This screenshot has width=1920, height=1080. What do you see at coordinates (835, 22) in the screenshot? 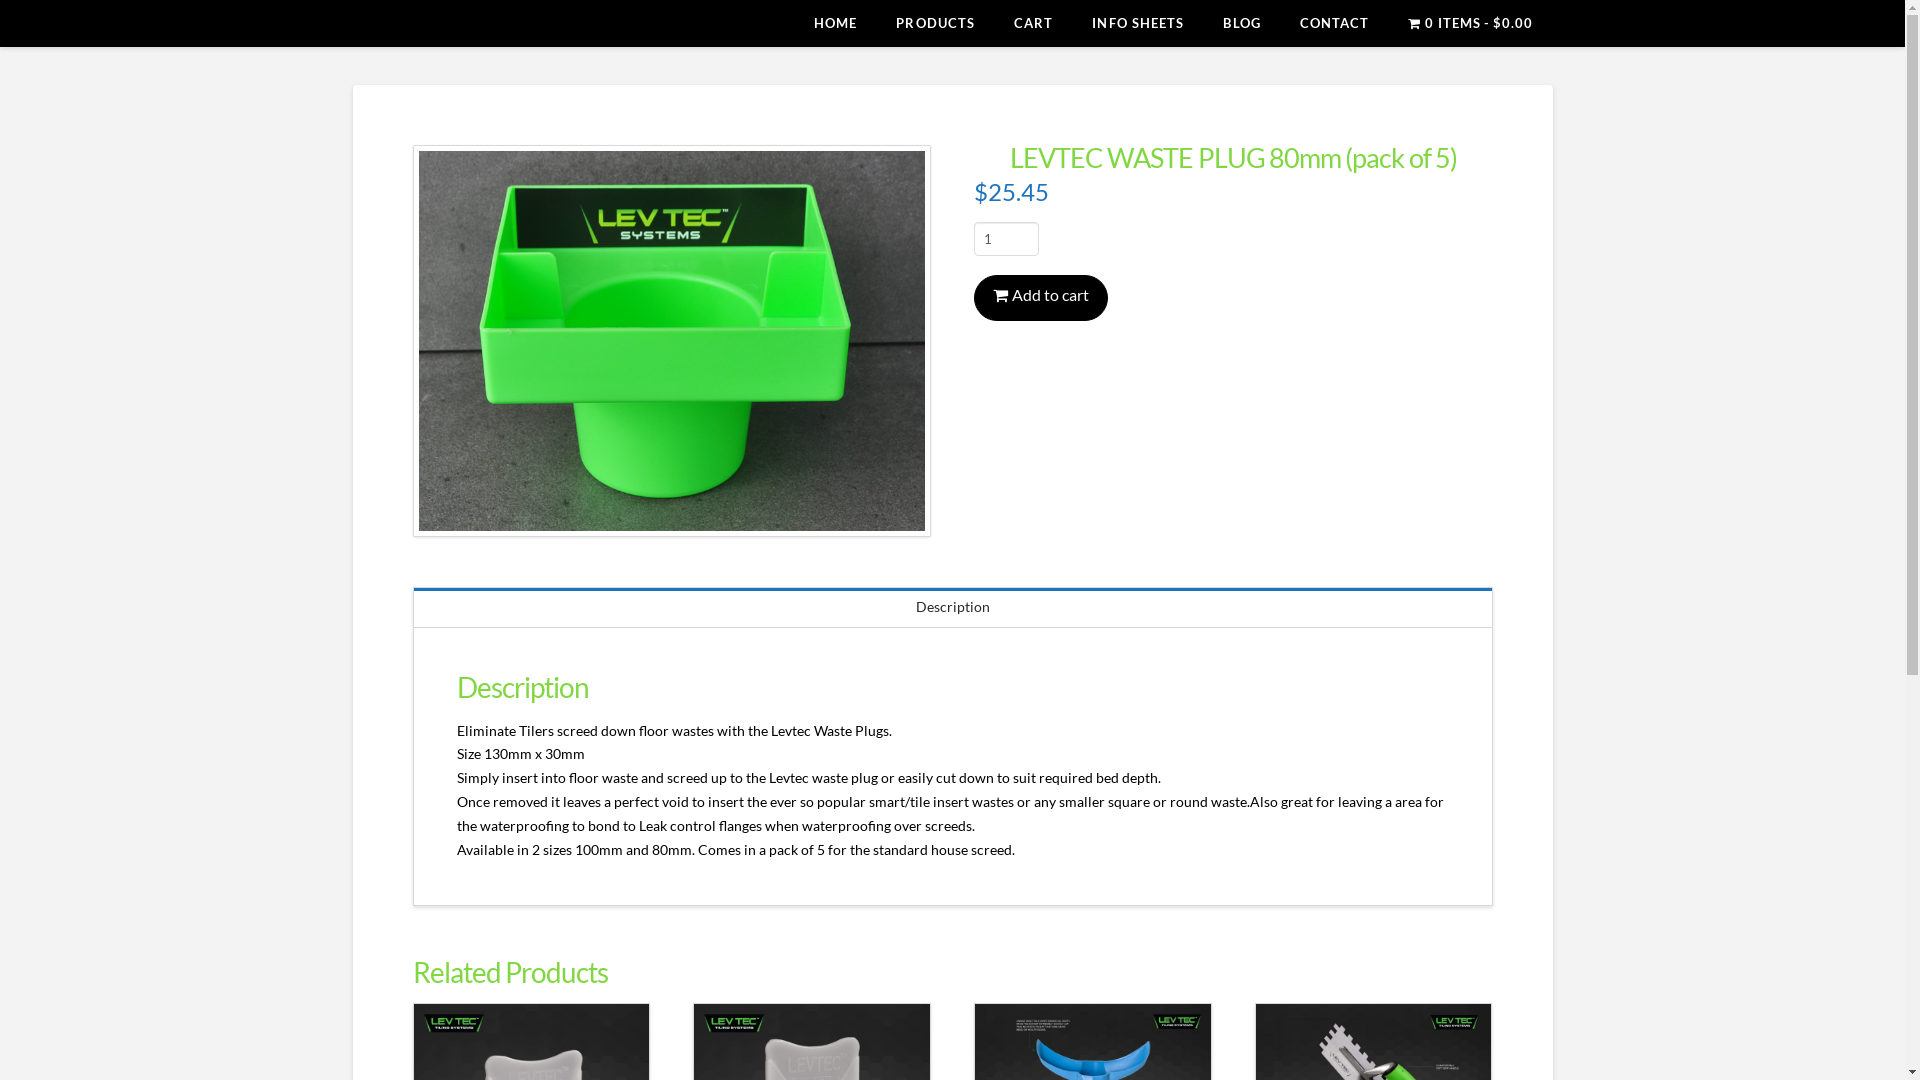
I see `'HOME'` at bounding box center [835, 22].